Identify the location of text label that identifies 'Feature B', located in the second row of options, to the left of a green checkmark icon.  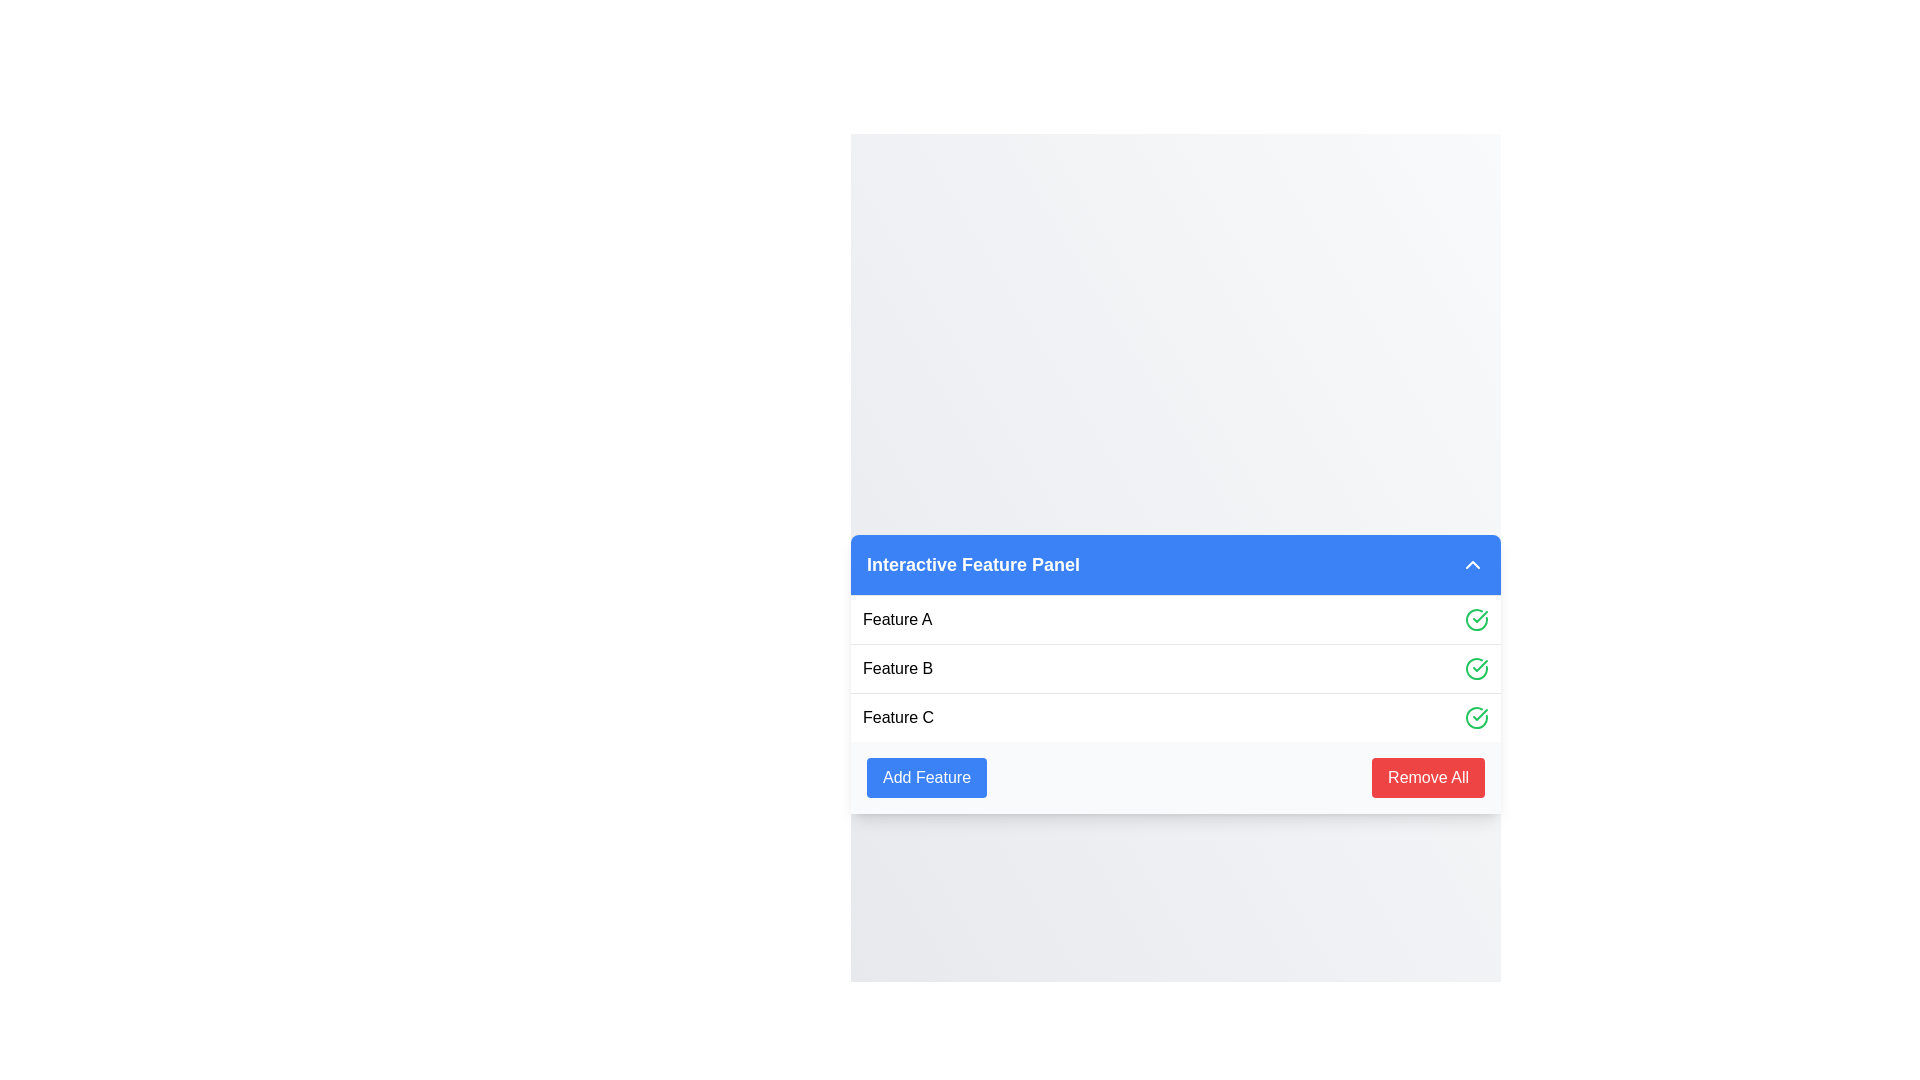
(897, 668).